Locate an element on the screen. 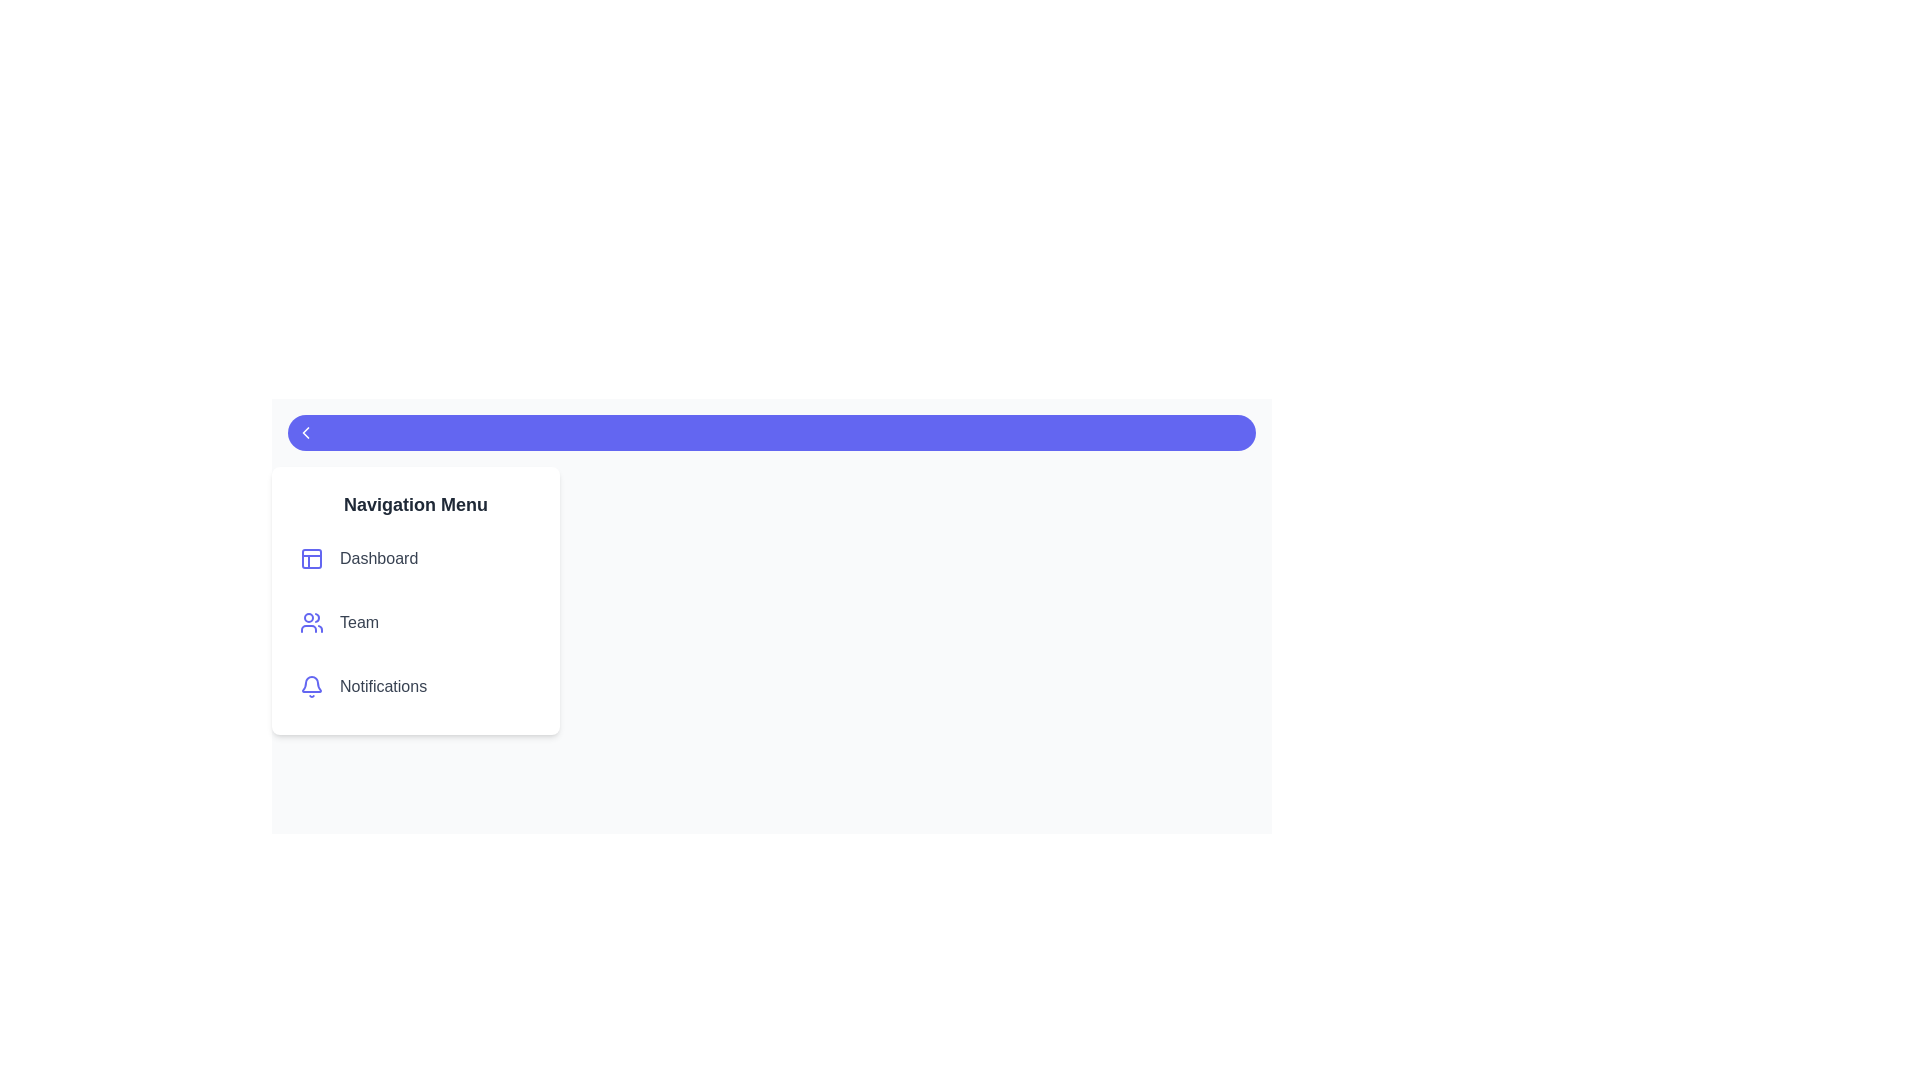 This screenshot has width=1920, height=1080. the navigation menu item labeled Team is located at coordinates (415, 622).